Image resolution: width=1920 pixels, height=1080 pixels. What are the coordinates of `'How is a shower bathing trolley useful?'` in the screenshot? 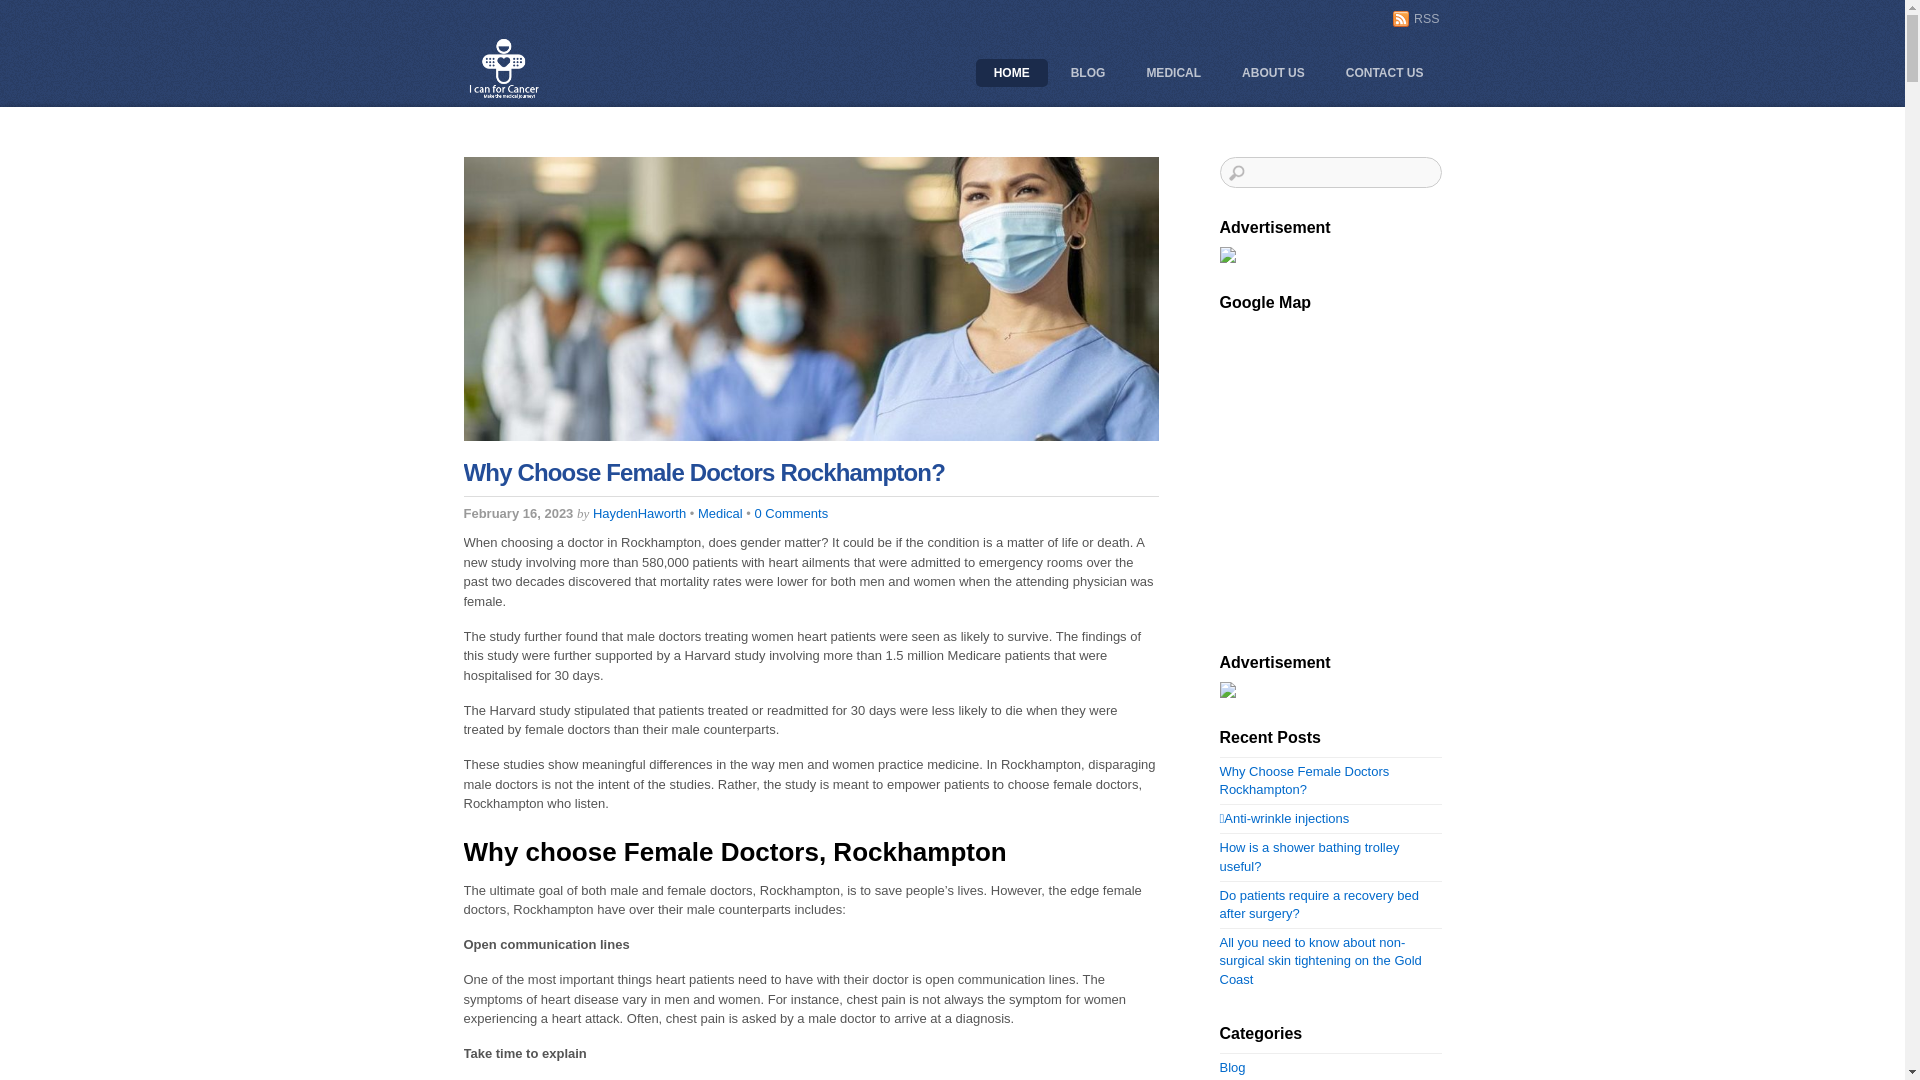 It's located at (1310, 855).